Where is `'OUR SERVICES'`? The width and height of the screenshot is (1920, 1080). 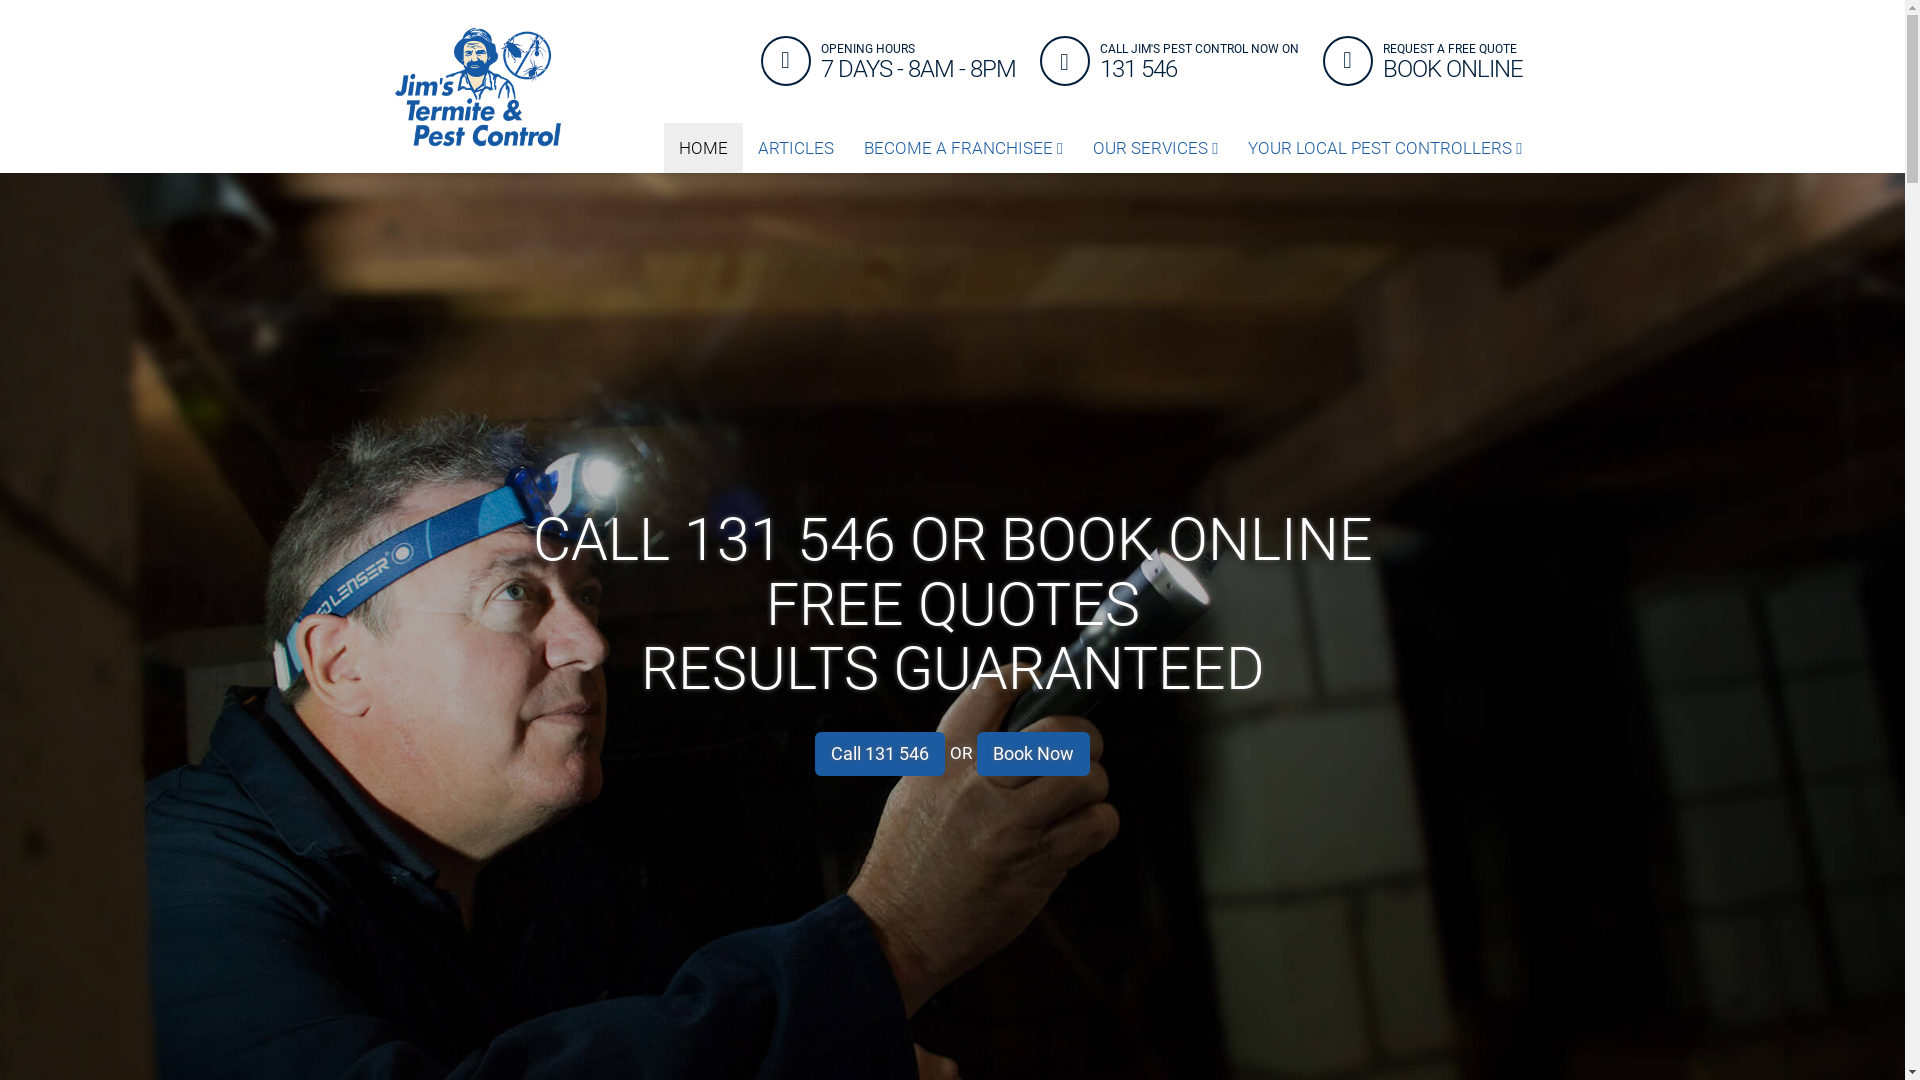
'OUR SERVICES' is located at coordinates (1155, 146).